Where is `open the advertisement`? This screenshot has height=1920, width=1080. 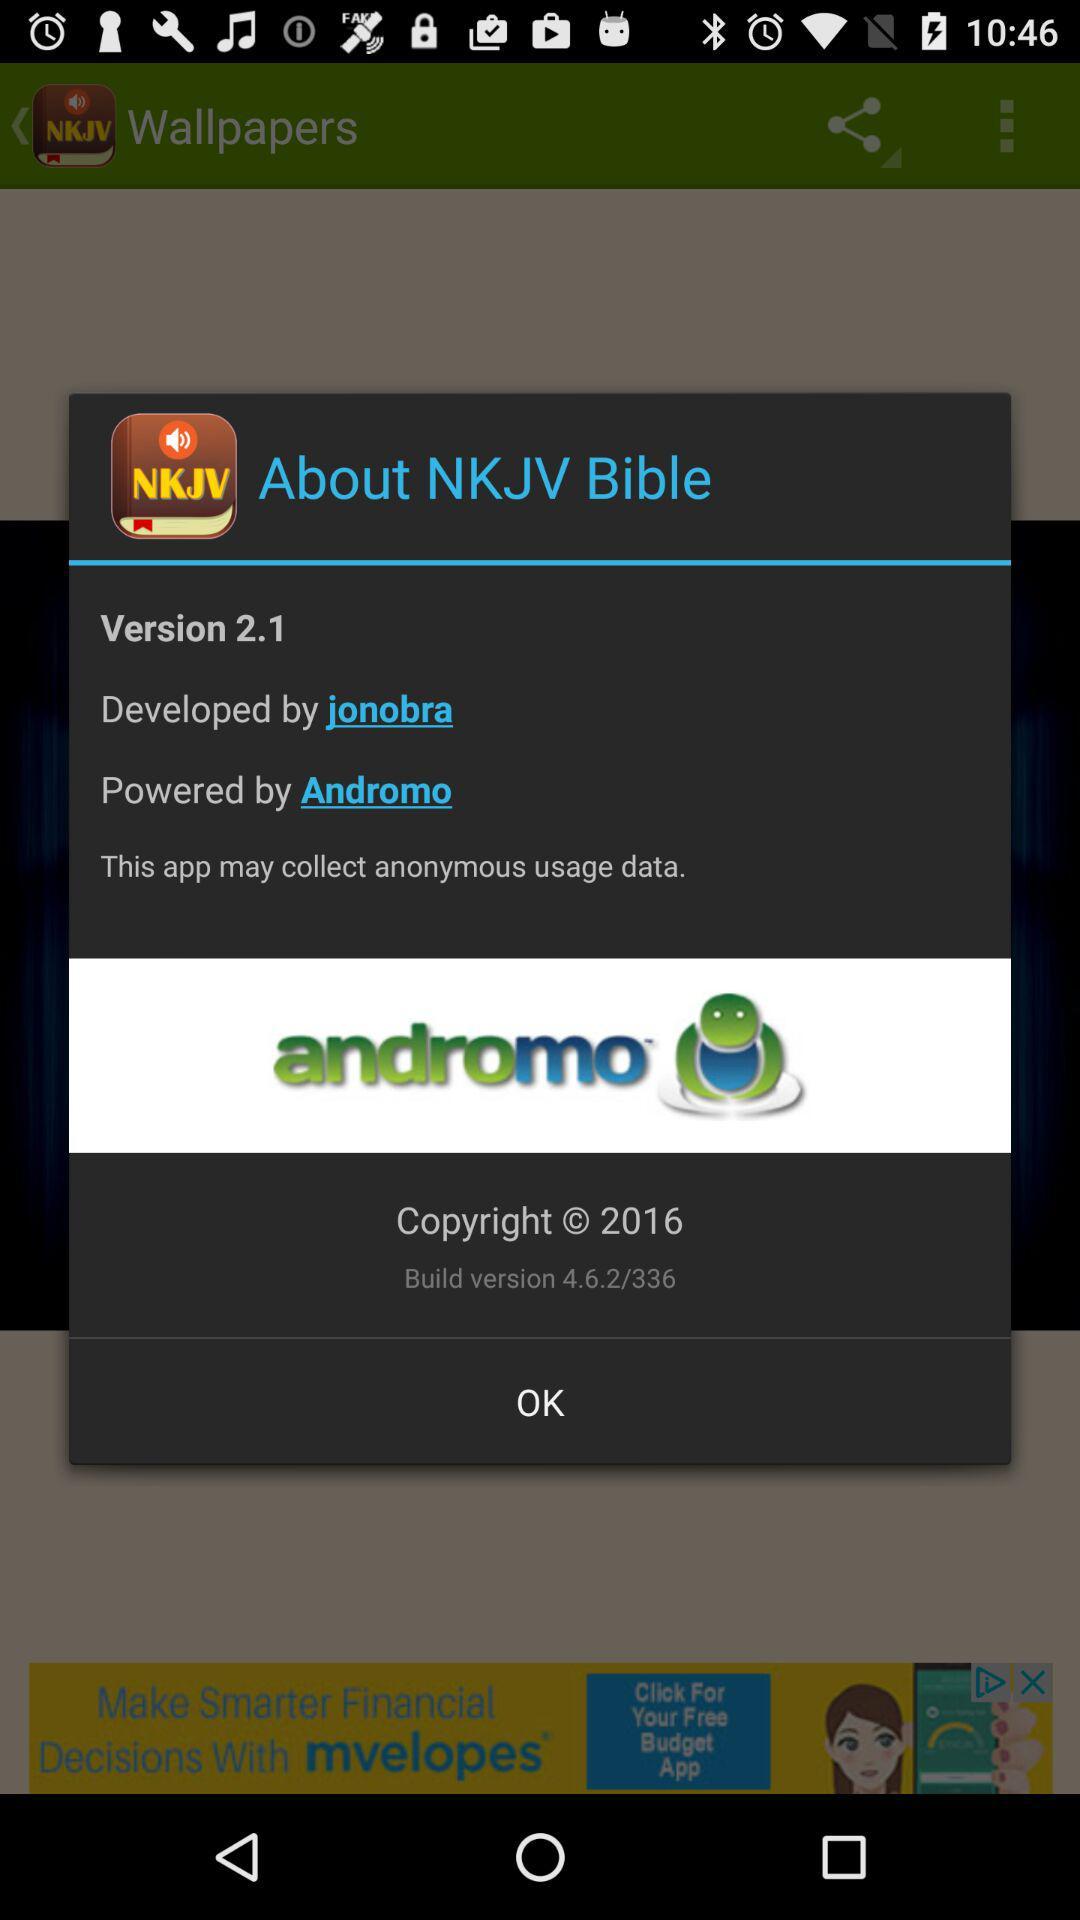
open the advertisement is located at coordinates (538, 1054).